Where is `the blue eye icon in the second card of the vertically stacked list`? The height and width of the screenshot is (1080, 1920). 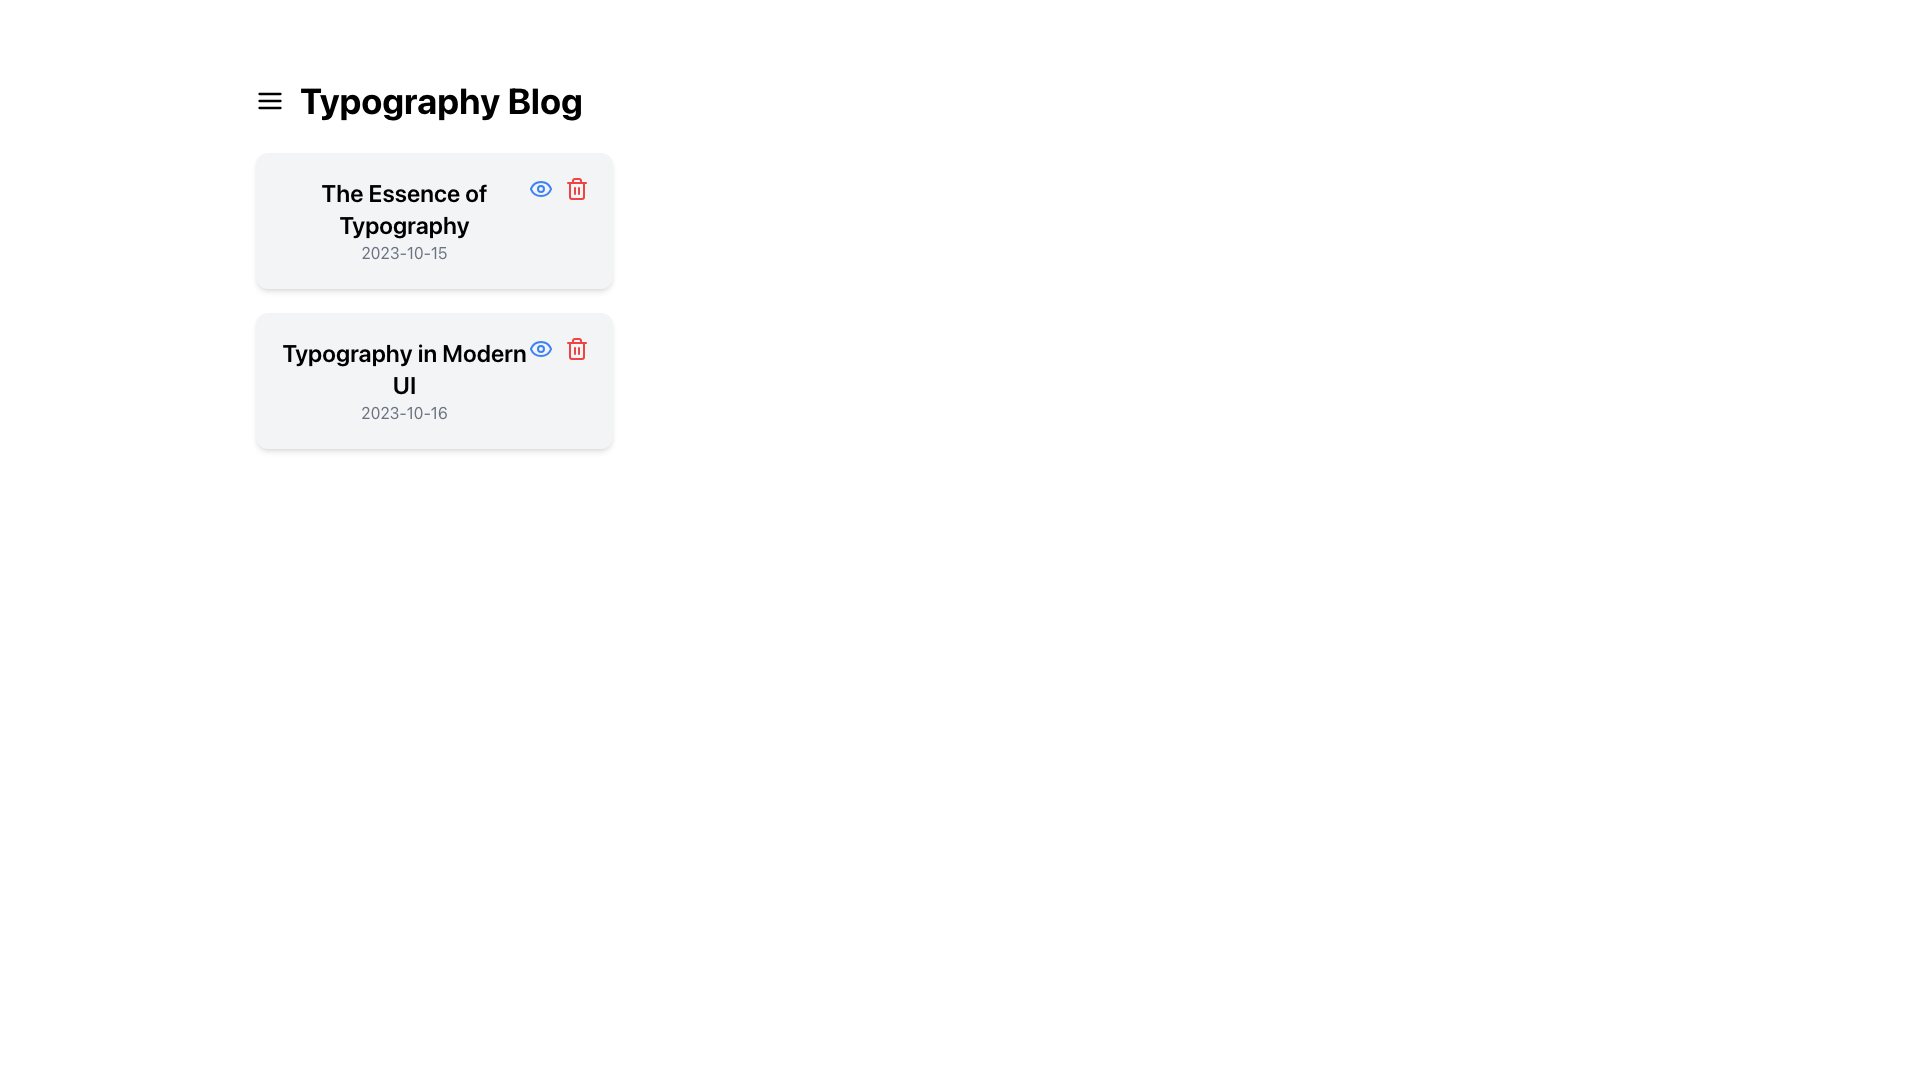
the blue eye icon in the second card of the vertically stacked list is located at coordinates (541, 347).